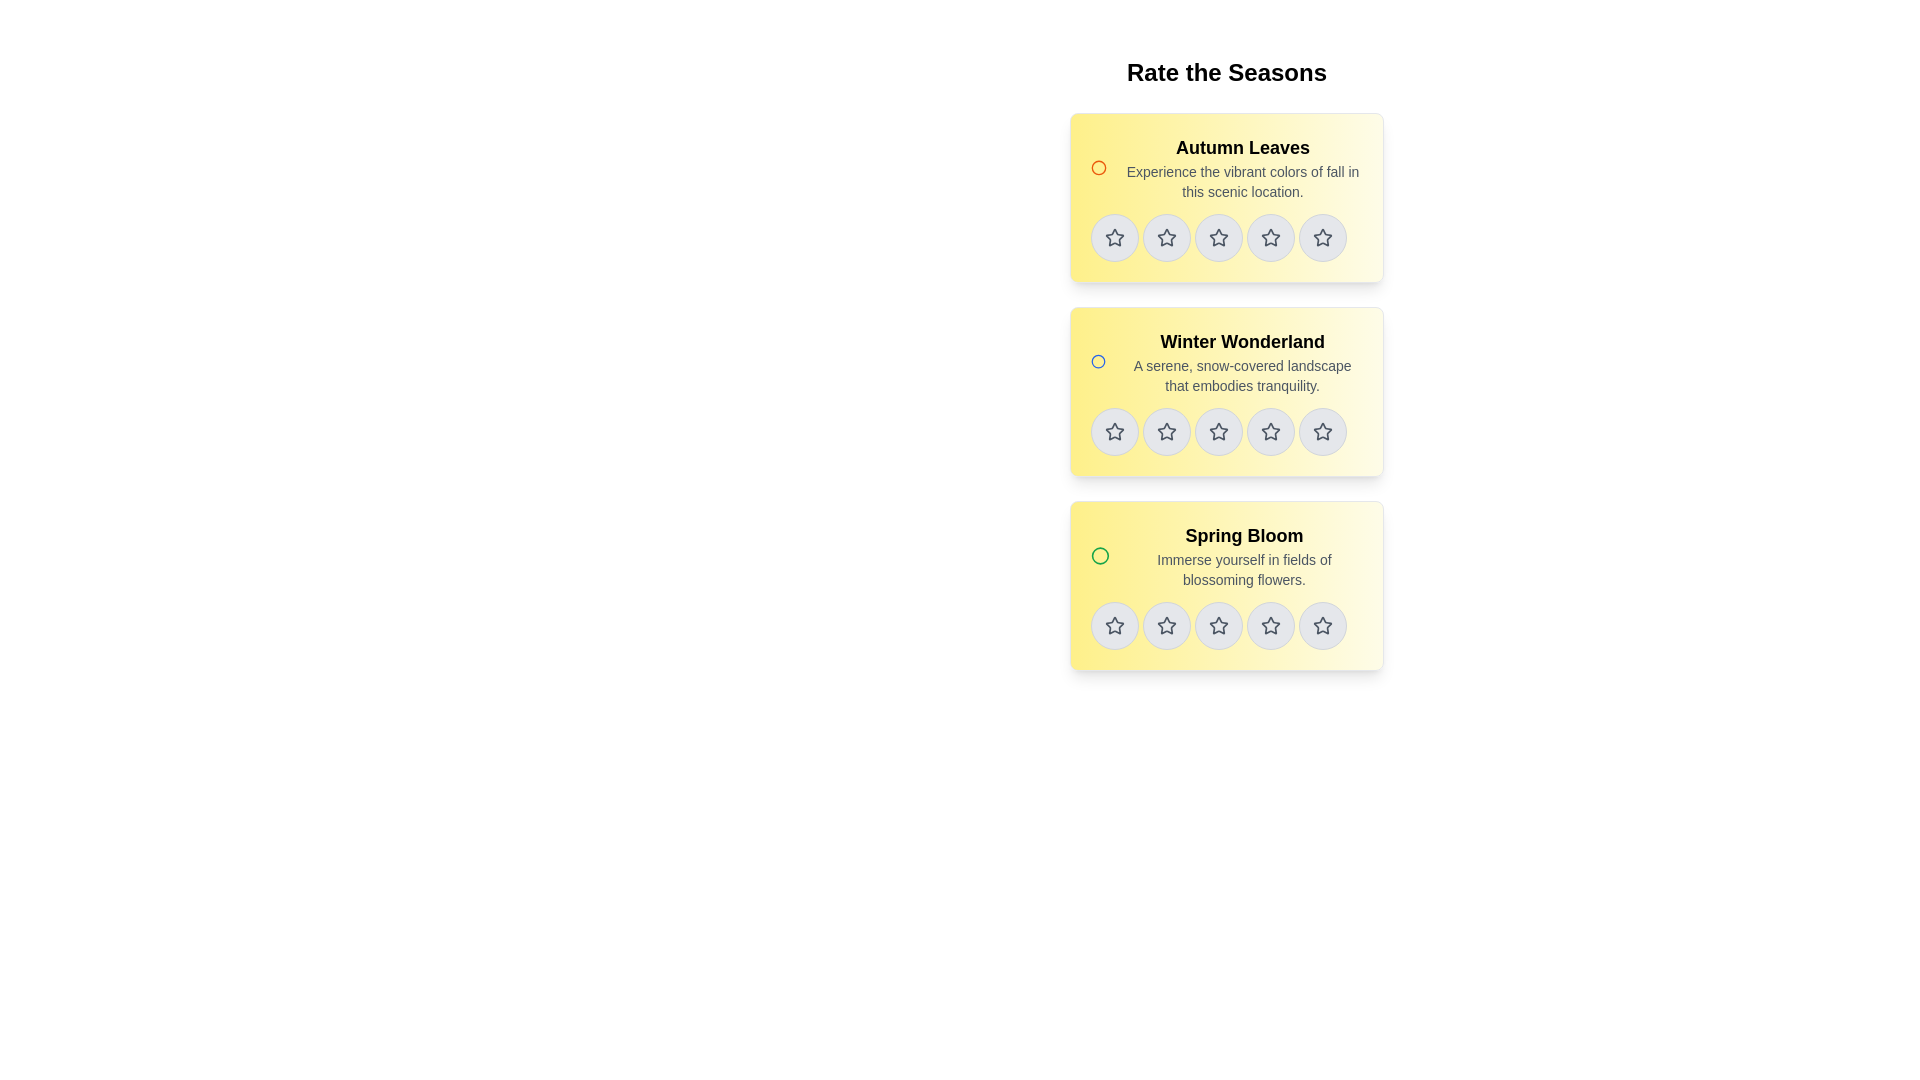  What do you see at coordinates (1241, 375) in the screenshot?
I see `text from the Text Label that contains 'A serene, snow-covered landscape that embodies tranquility.' positioned beneath the title 'Winter Wonderland'` at bounding box center [1241, 375].